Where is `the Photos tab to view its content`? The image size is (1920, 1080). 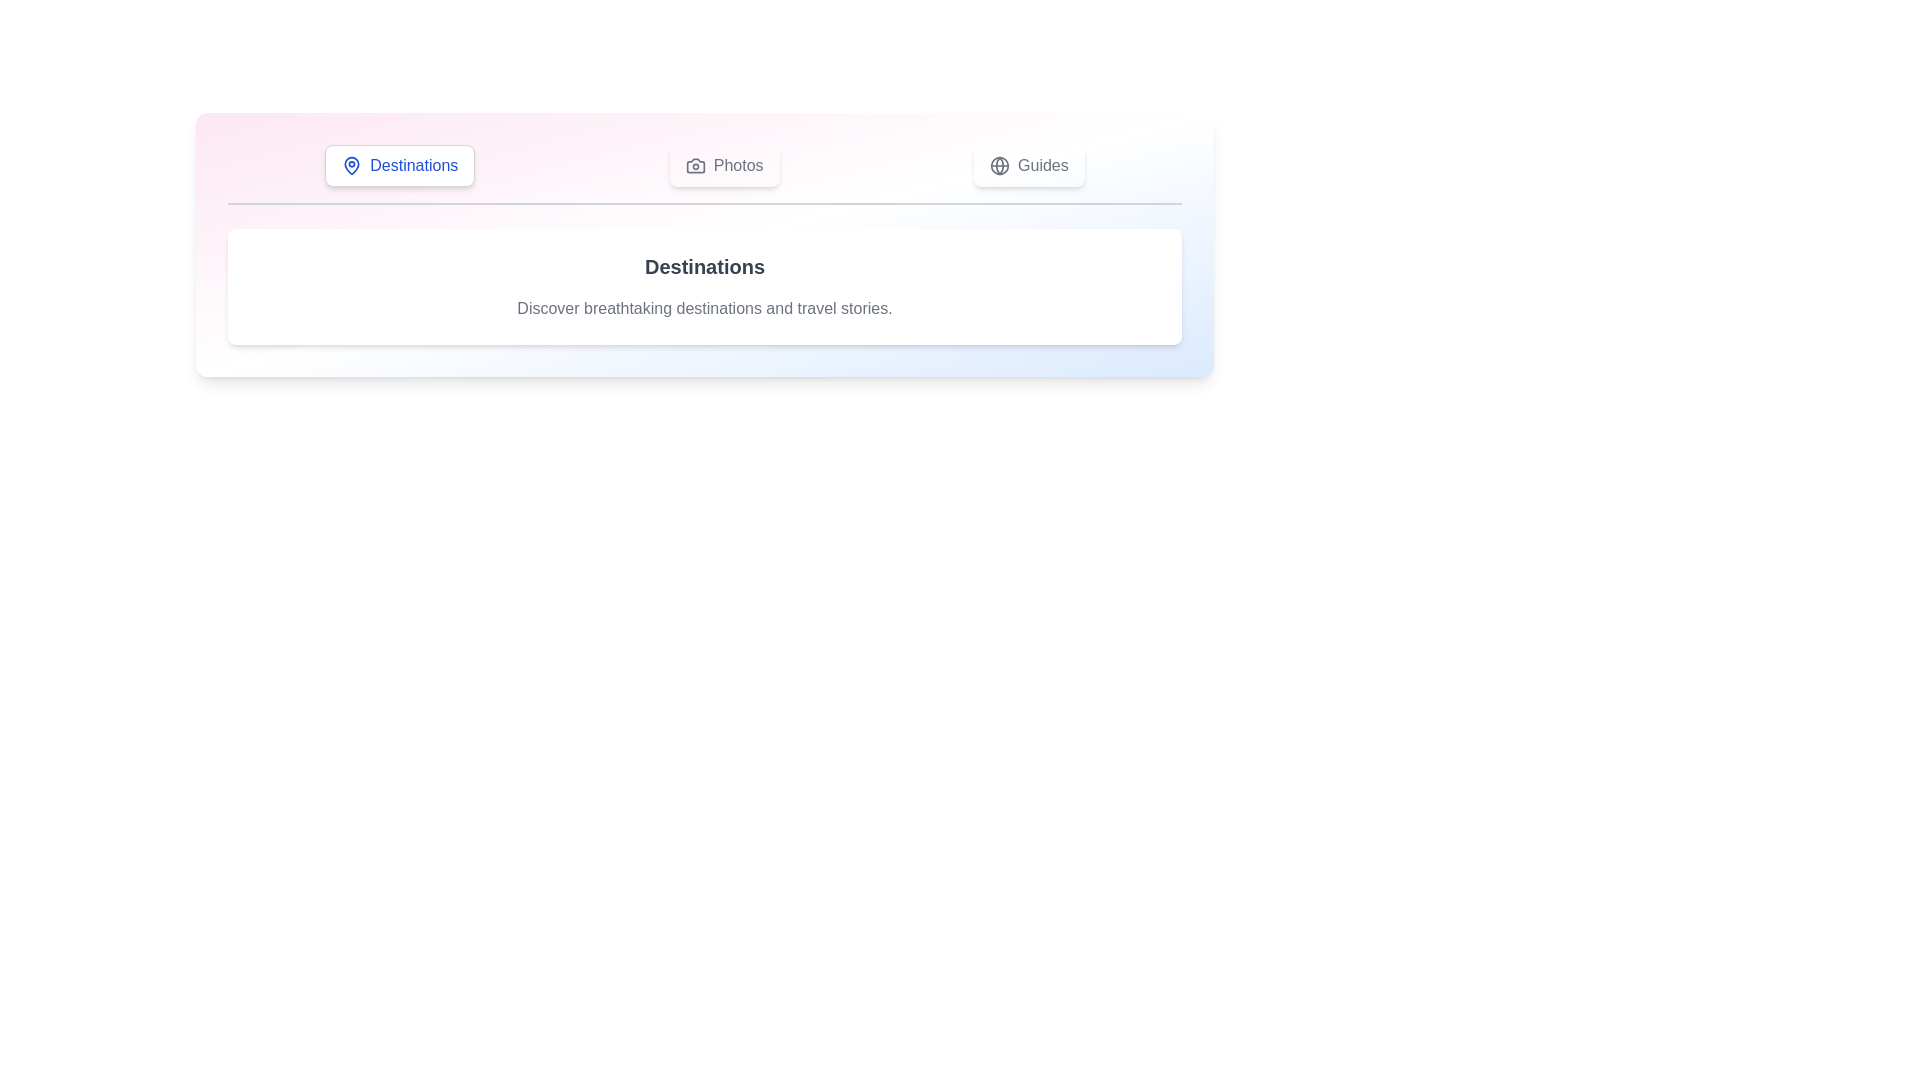 the Photos tab to view its content is located at coordinates (723, 164).